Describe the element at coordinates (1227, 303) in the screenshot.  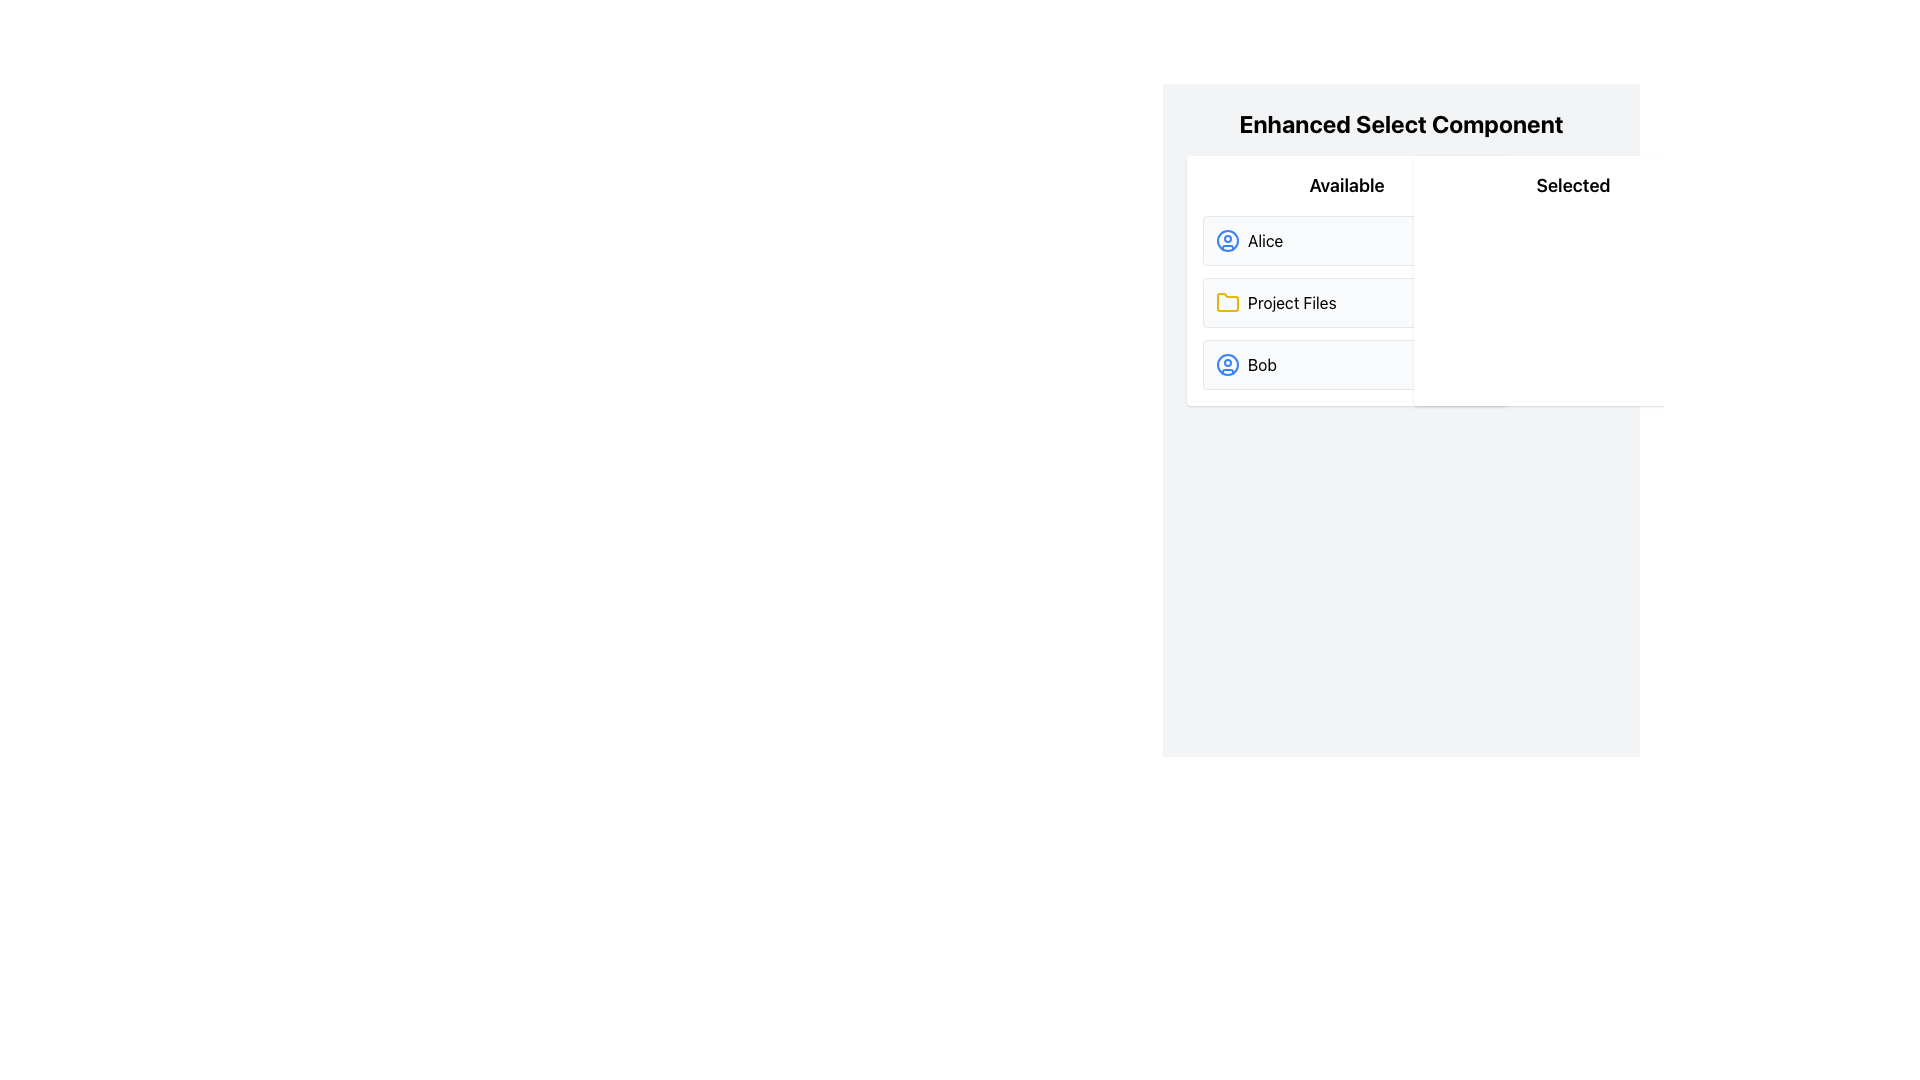
I see `the folder icon representing 'Project Files' in the 'Available' column of the 'Enhanced Select Component' section` at that location.